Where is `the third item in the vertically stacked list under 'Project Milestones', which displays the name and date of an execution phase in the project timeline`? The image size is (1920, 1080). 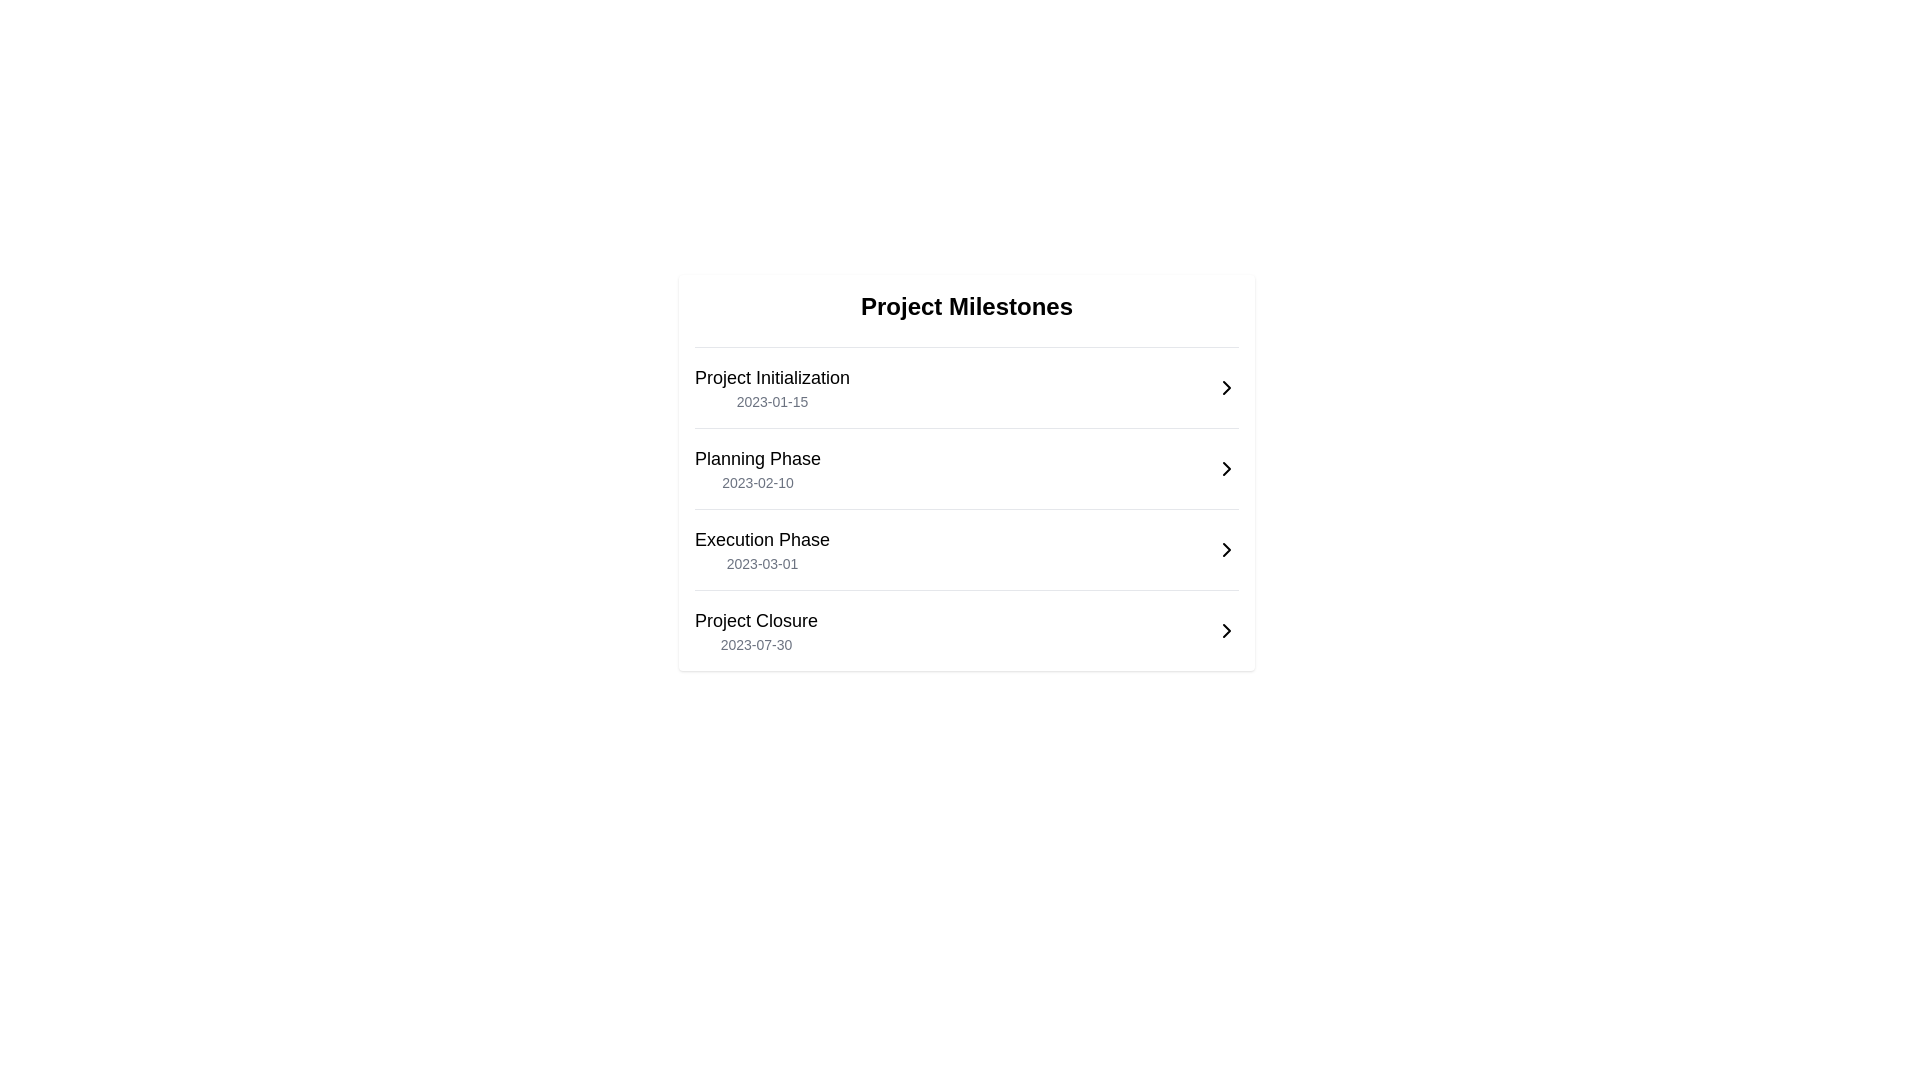 the third item in the vertically stacked list under 'Project Milestones', which displays the name and date of an execution phase in the project timeline is located at coordinates (761, 550).